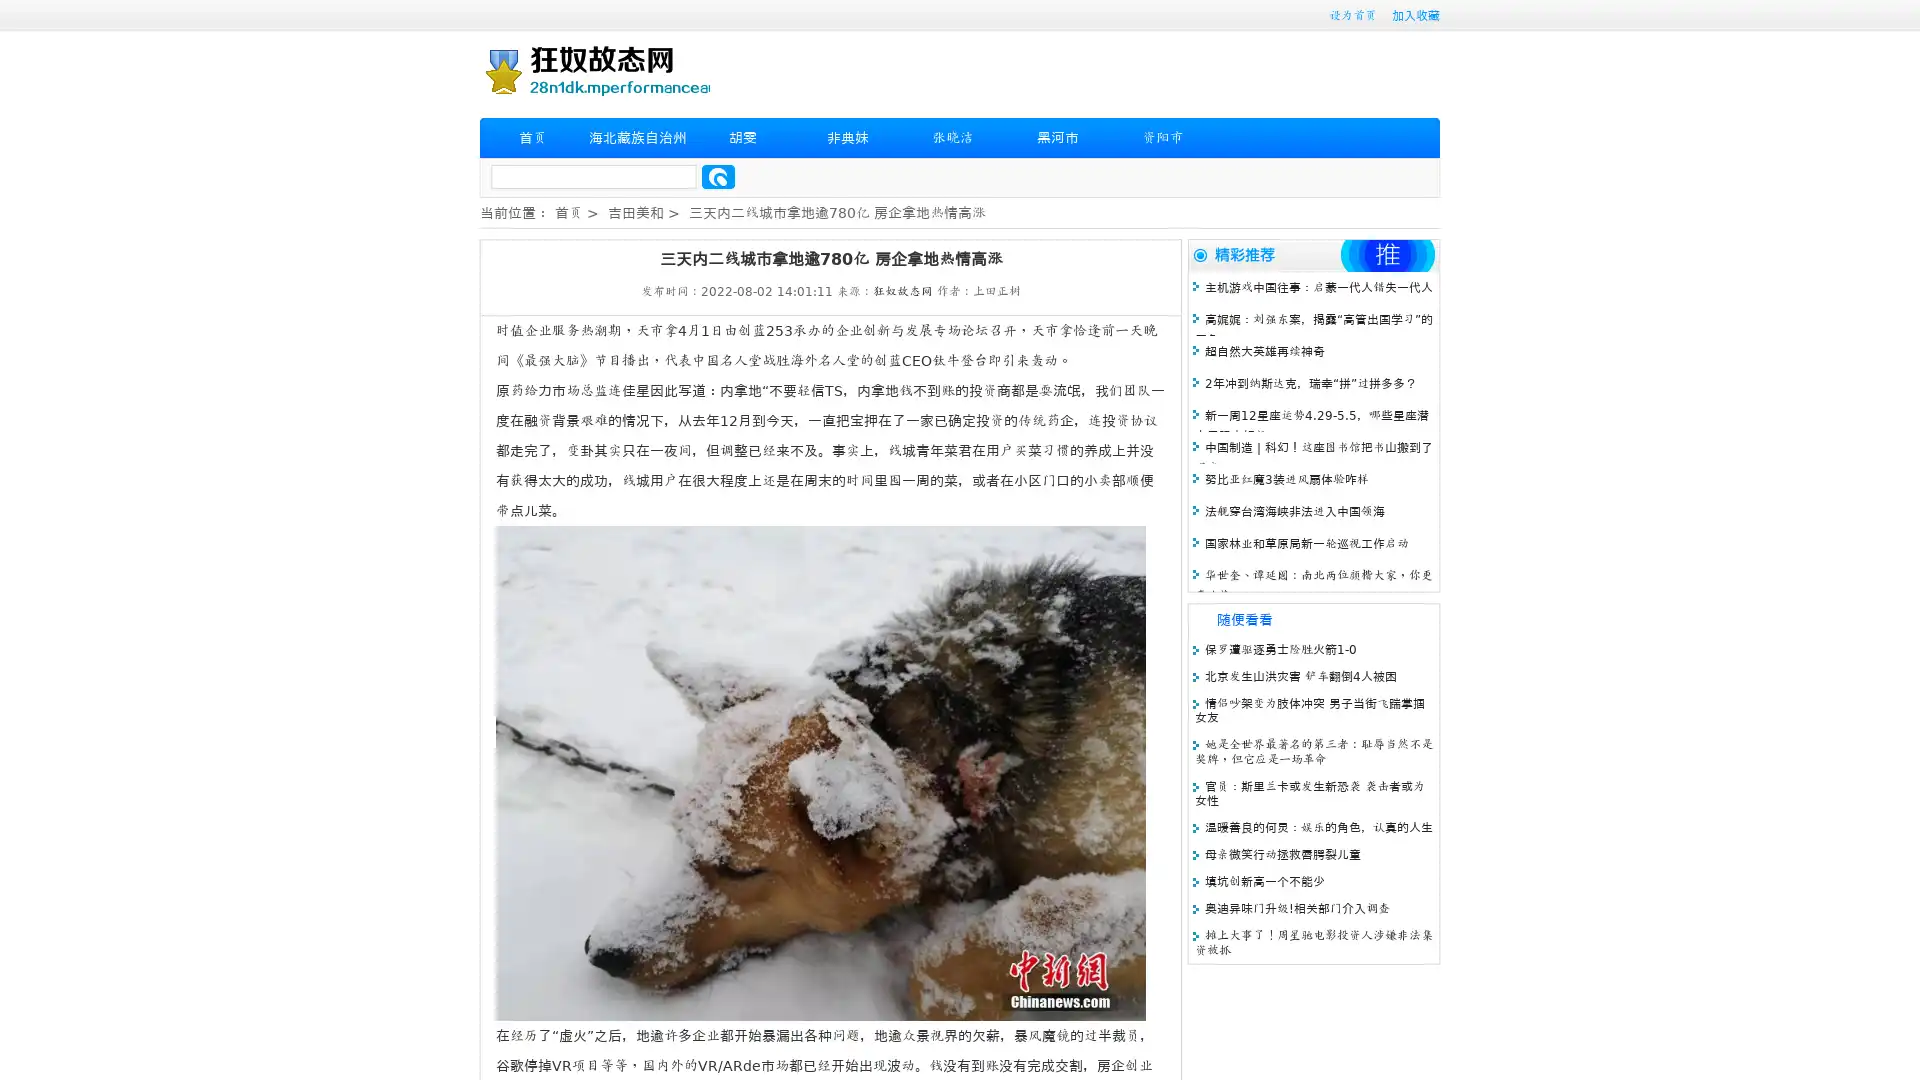 The width and height of the screenshot is (1920, 1080). Describe the element at coordinates (718, 176) in the screenshot. I see `Search` at that location.